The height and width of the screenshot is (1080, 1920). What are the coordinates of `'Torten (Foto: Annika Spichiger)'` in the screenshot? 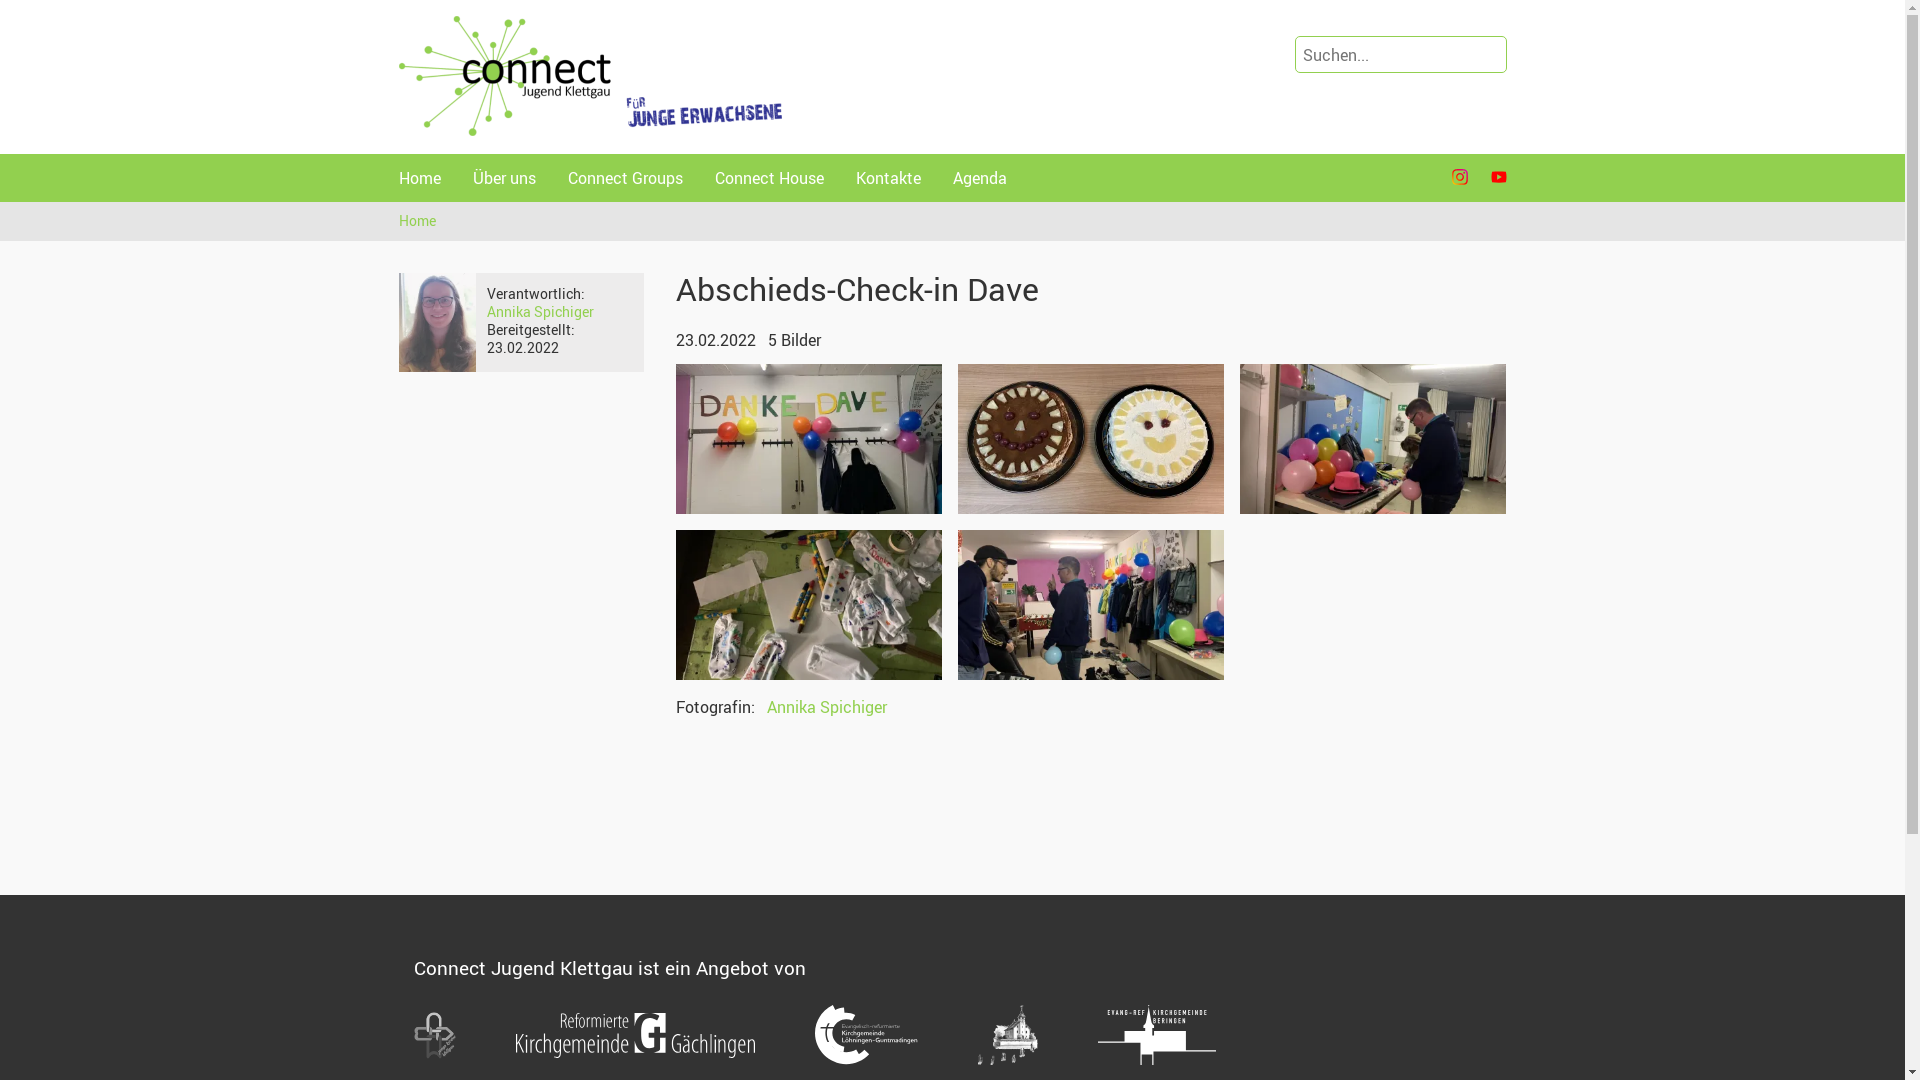 It's located at (1089, 438).